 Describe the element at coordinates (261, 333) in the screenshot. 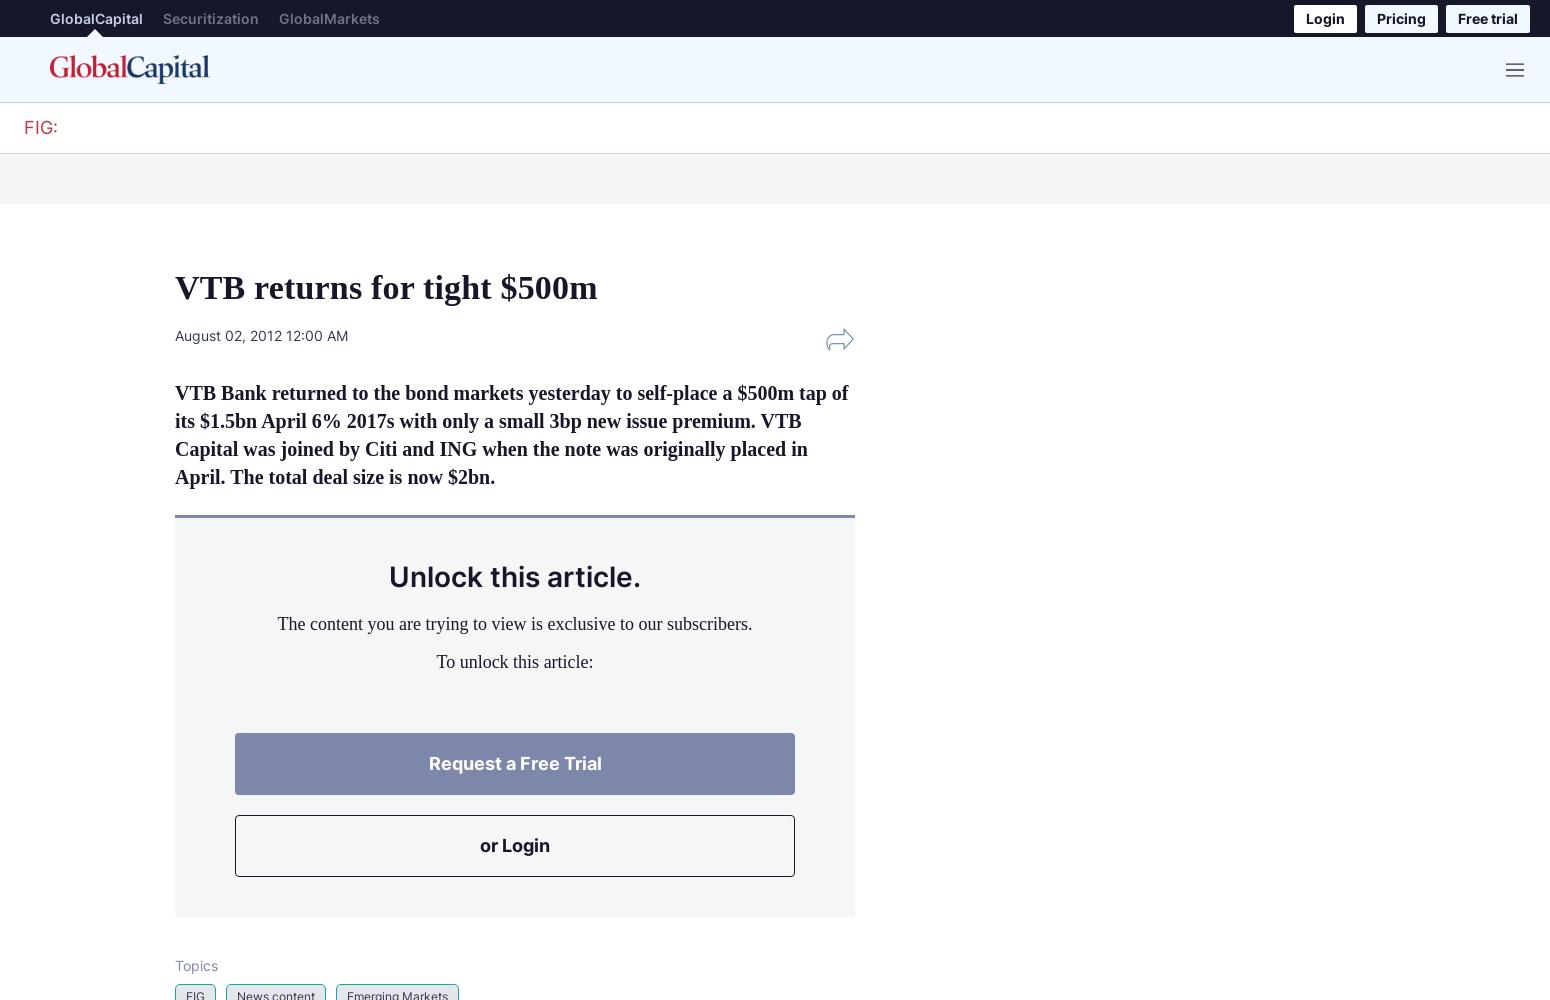

I see `'August 02, 2012 12:00 AM'` at that location.